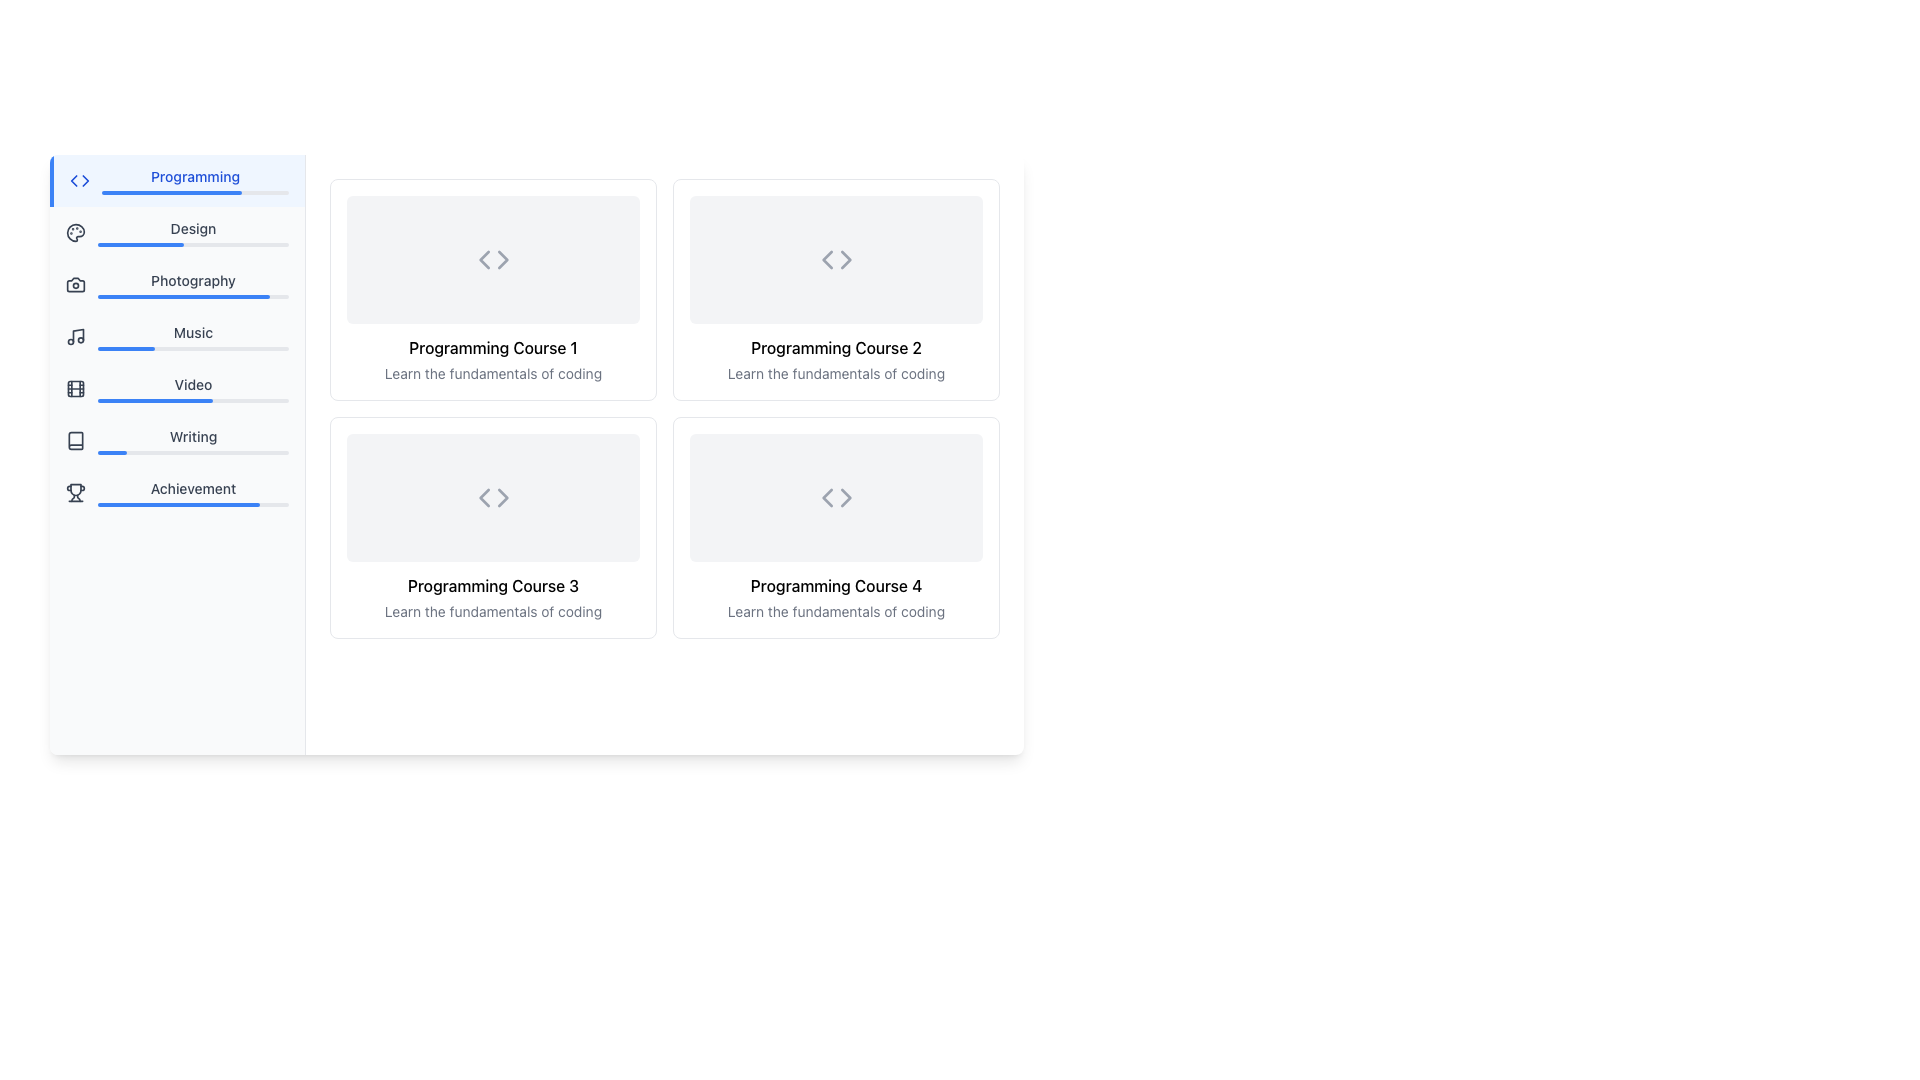 This screenshot has width=1920, height=1080. Describe the element at coordinates (195, 192) in the screenshot. I see `the progress bar located in the 'Programming' section of the sidebar, which visually represents the completion status with a gray background and a blue foreground indicating completed progress` at that location.